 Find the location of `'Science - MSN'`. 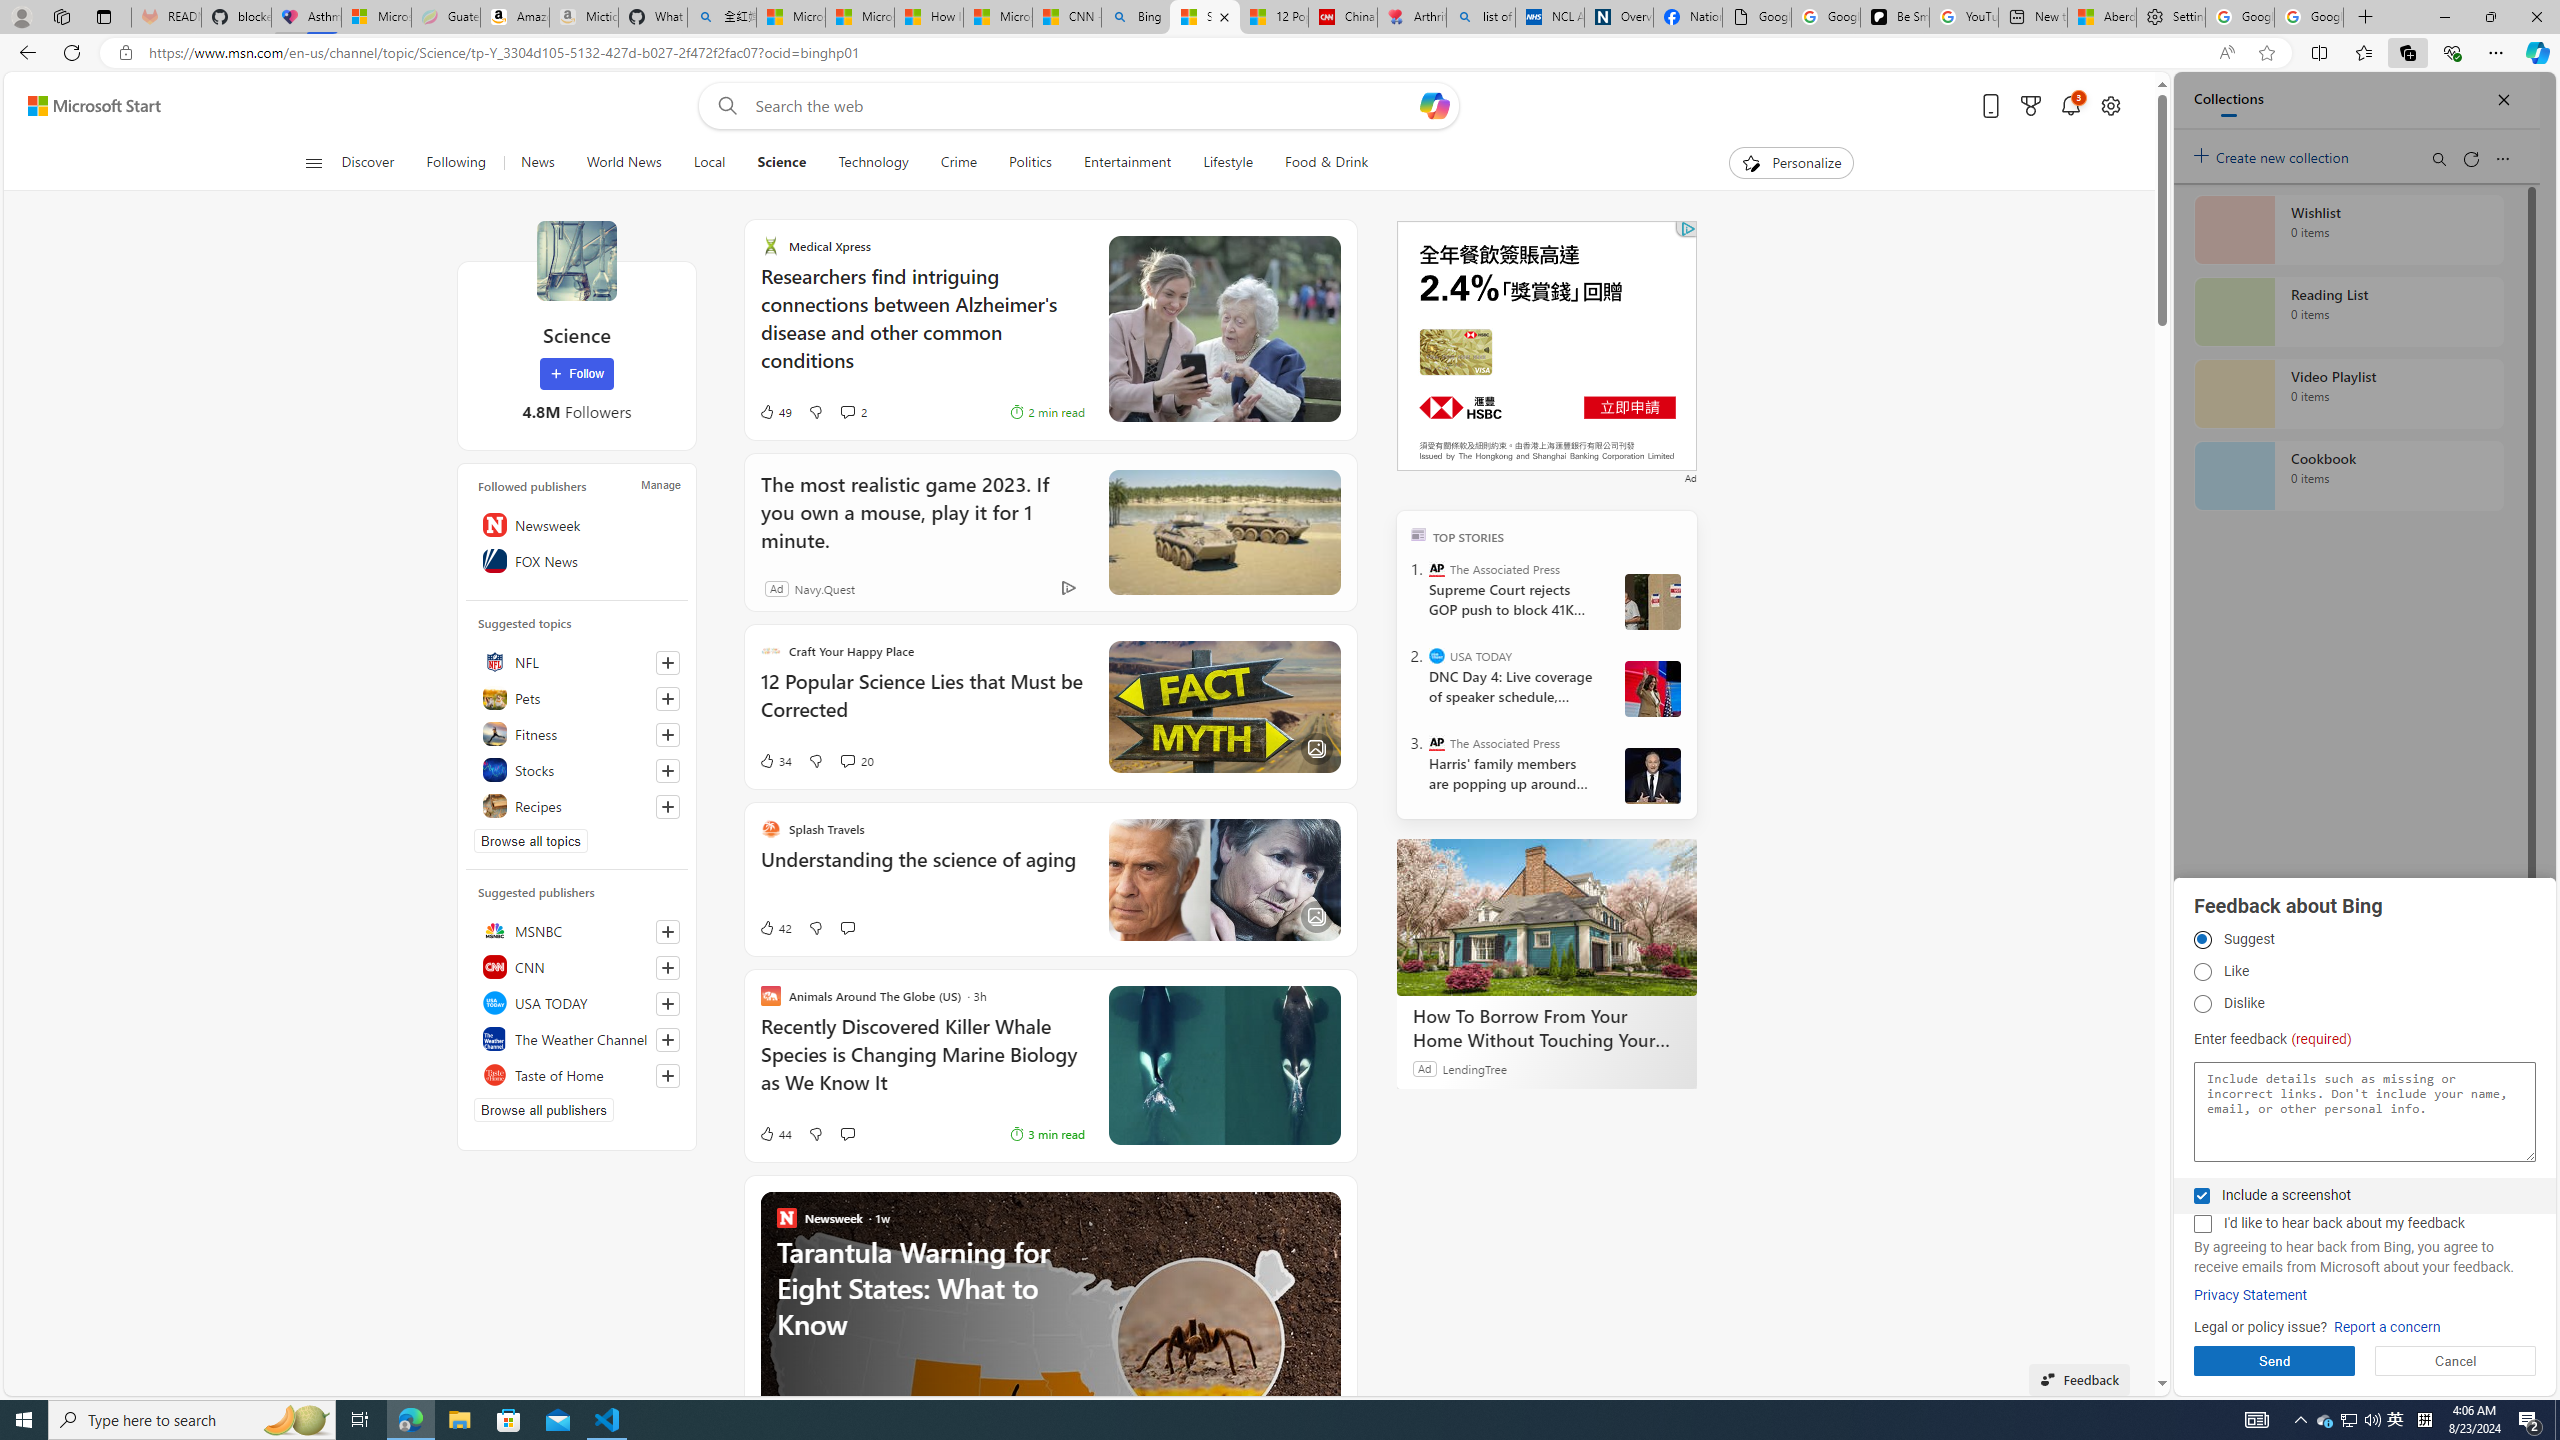

'Science - MSN' is located at coordinates (1204, 16).